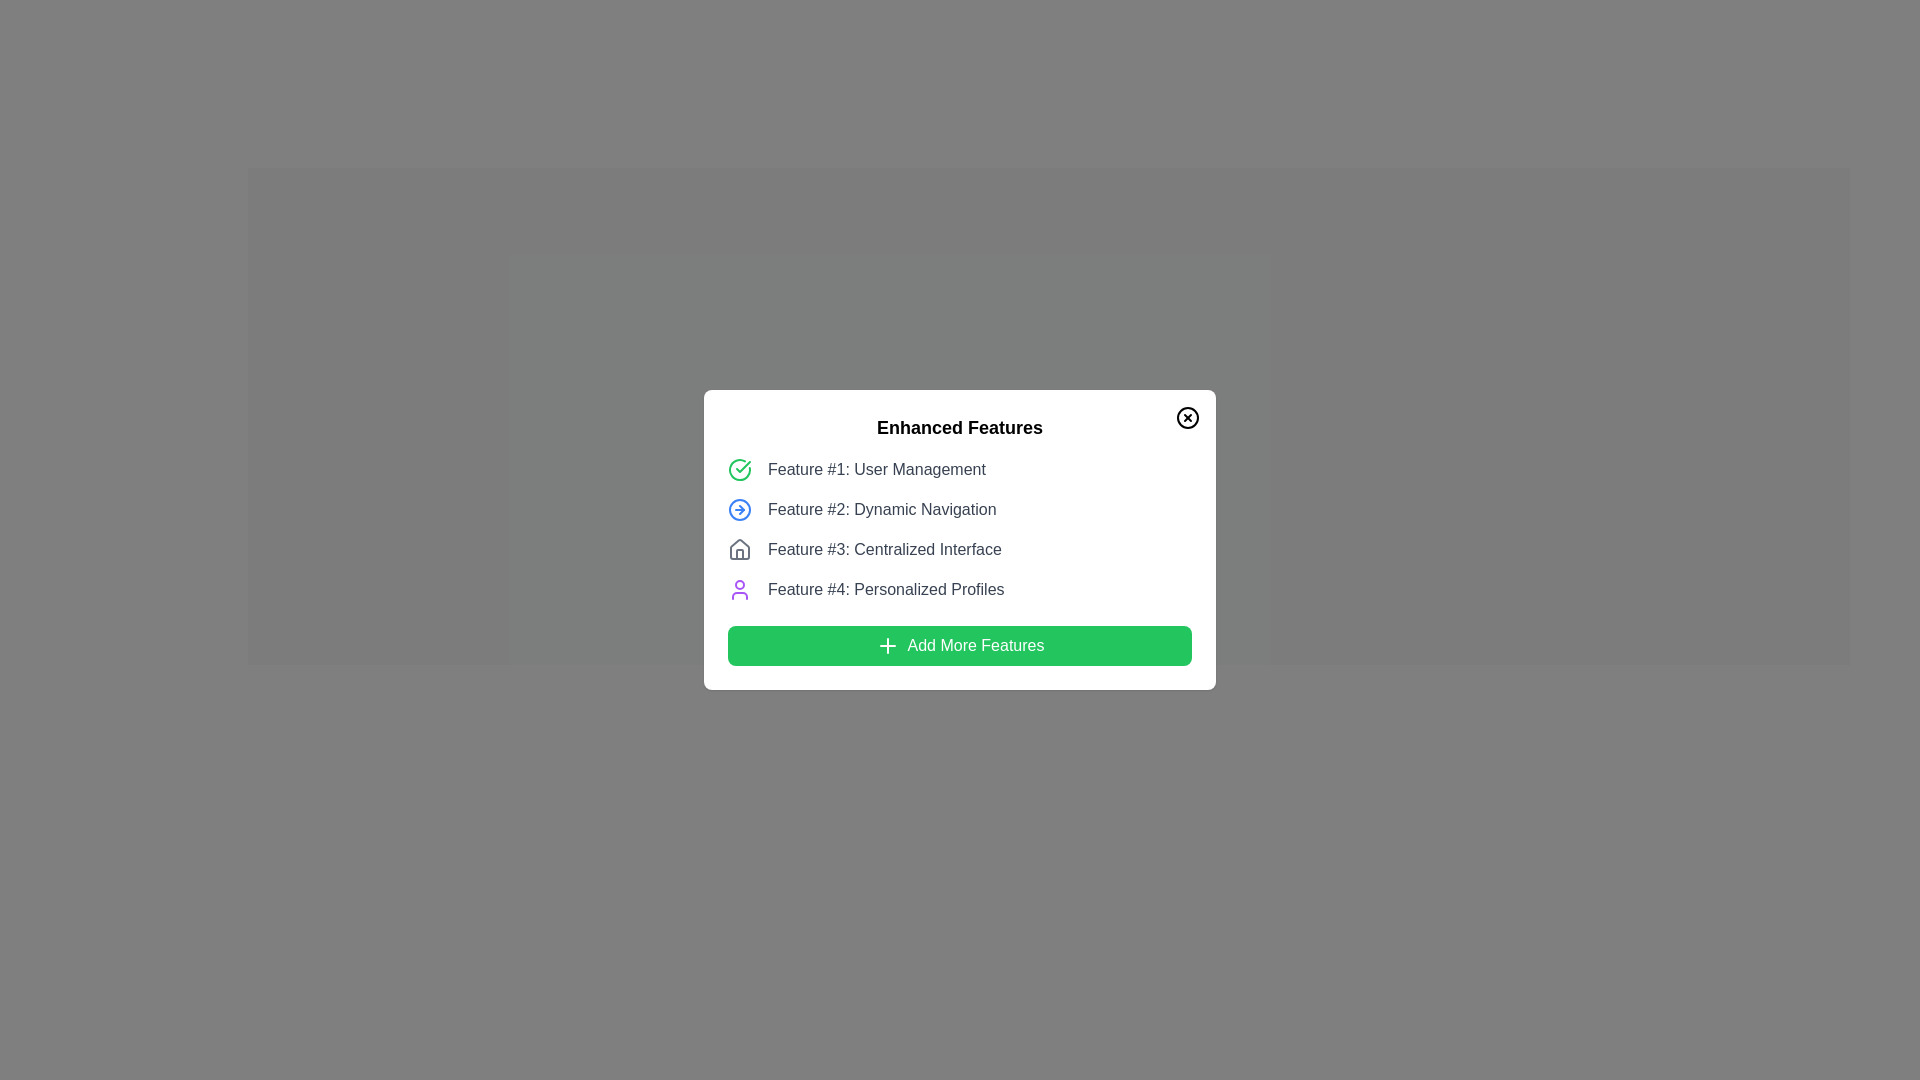 This screenshot has height=1080, width=1920. Describe the element at coordinates (738, 550) in the screenshot. I see `the 'Centralized Interface' icon located in the third row of the 'Enhanced Features' dialog box, which is positioned to the left of the text 'Feature #3: Centralized Interface'` at that location.